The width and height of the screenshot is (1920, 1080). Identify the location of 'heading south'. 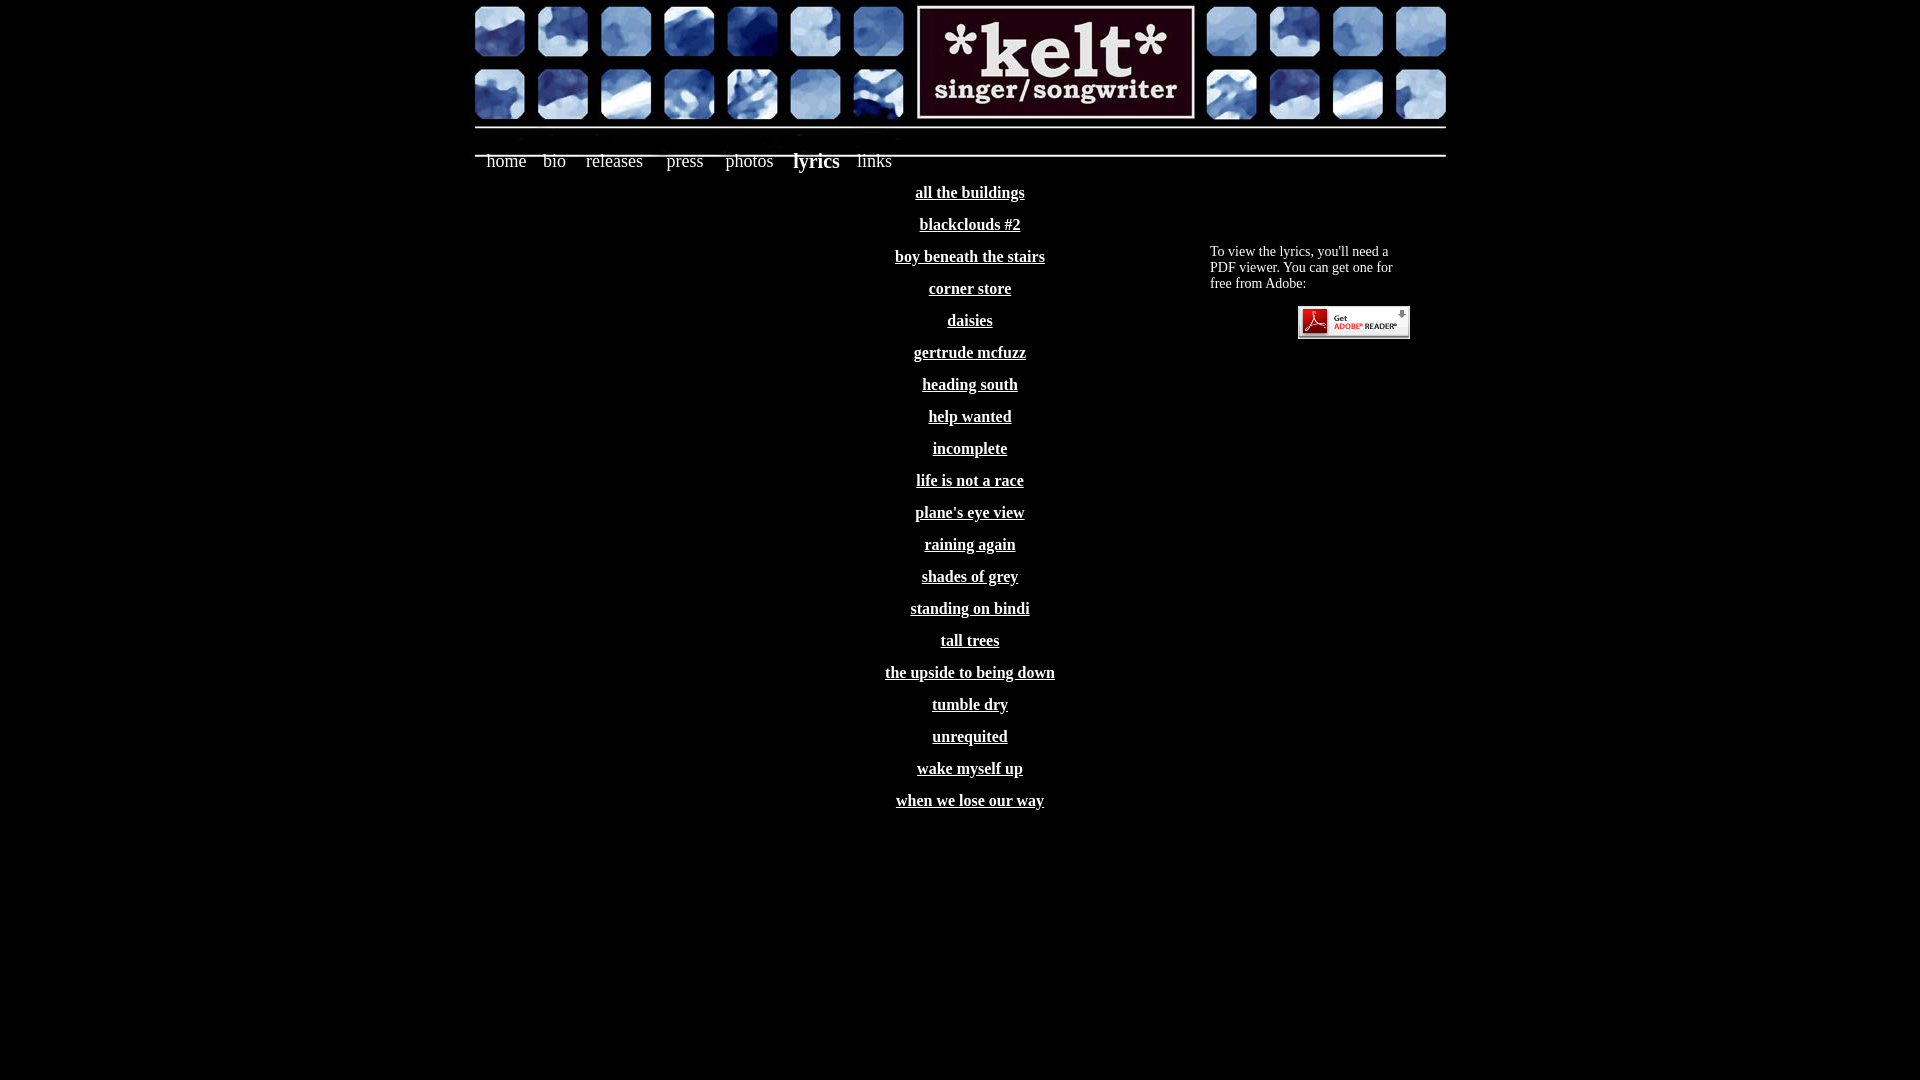
(969, 384).